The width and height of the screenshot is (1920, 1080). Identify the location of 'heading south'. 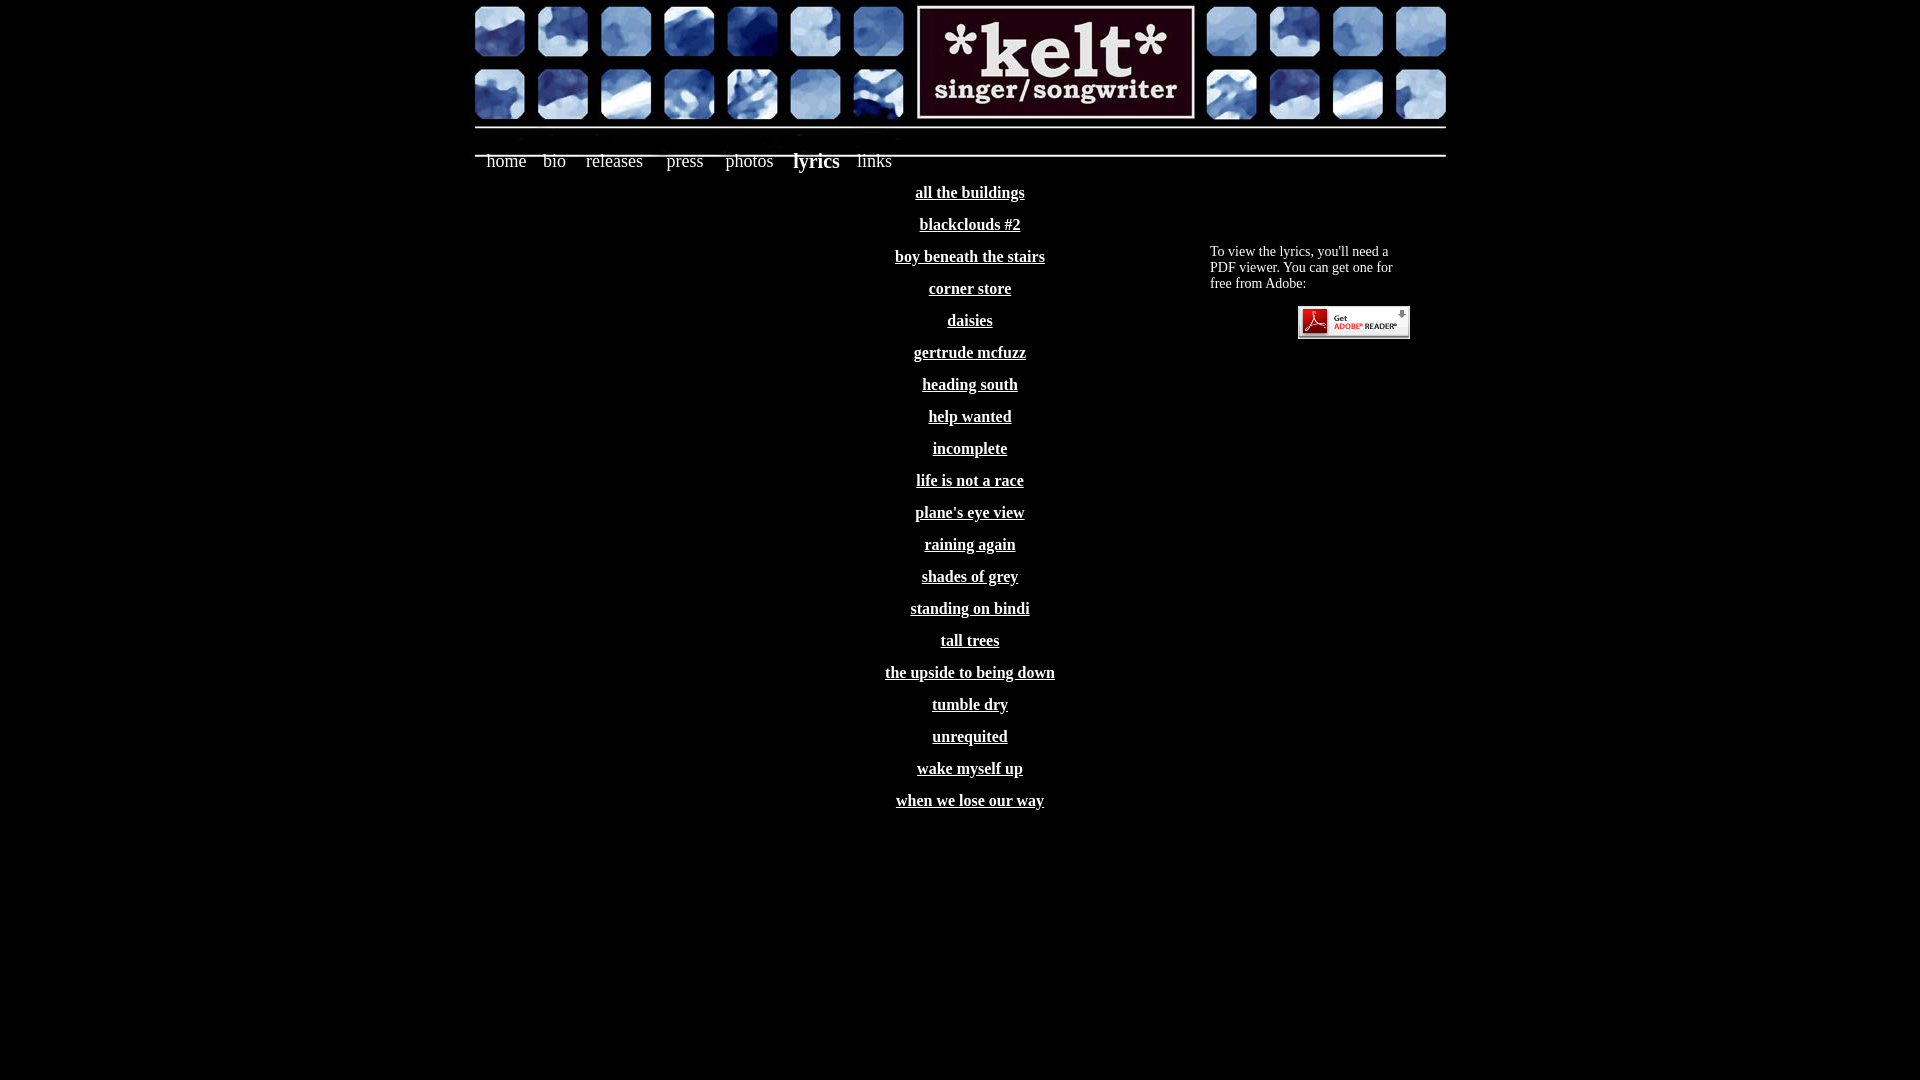
(969, 384).